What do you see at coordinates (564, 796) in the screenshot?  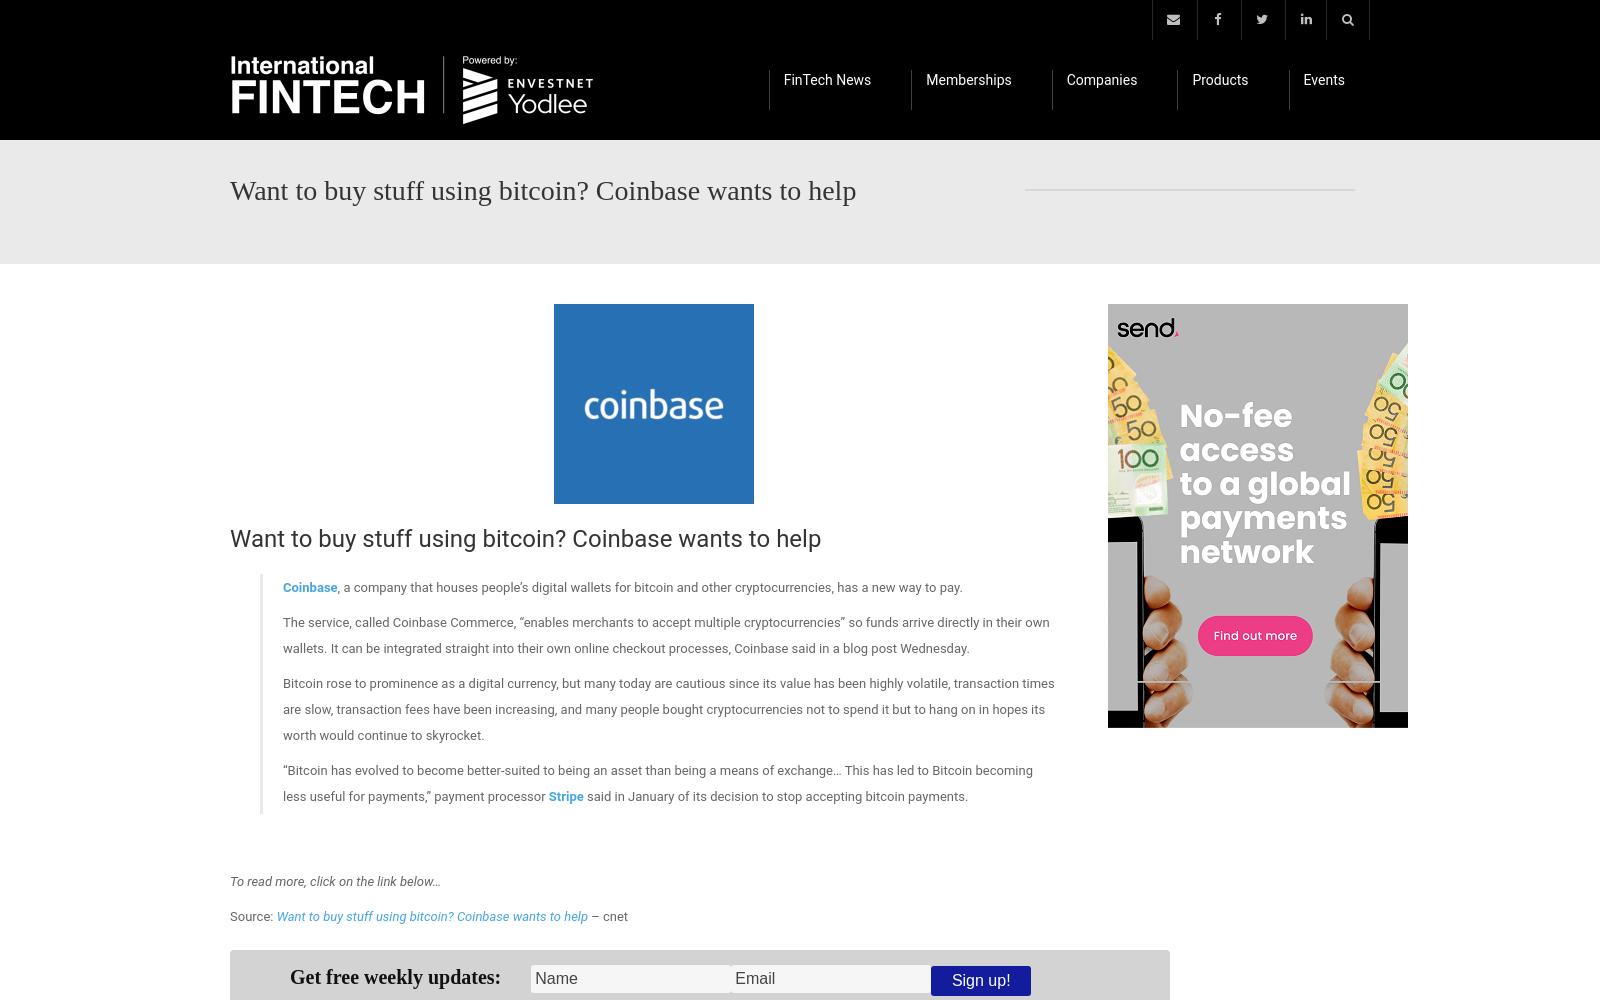 I see `'Stripe'` at bounding box center [564, 796].